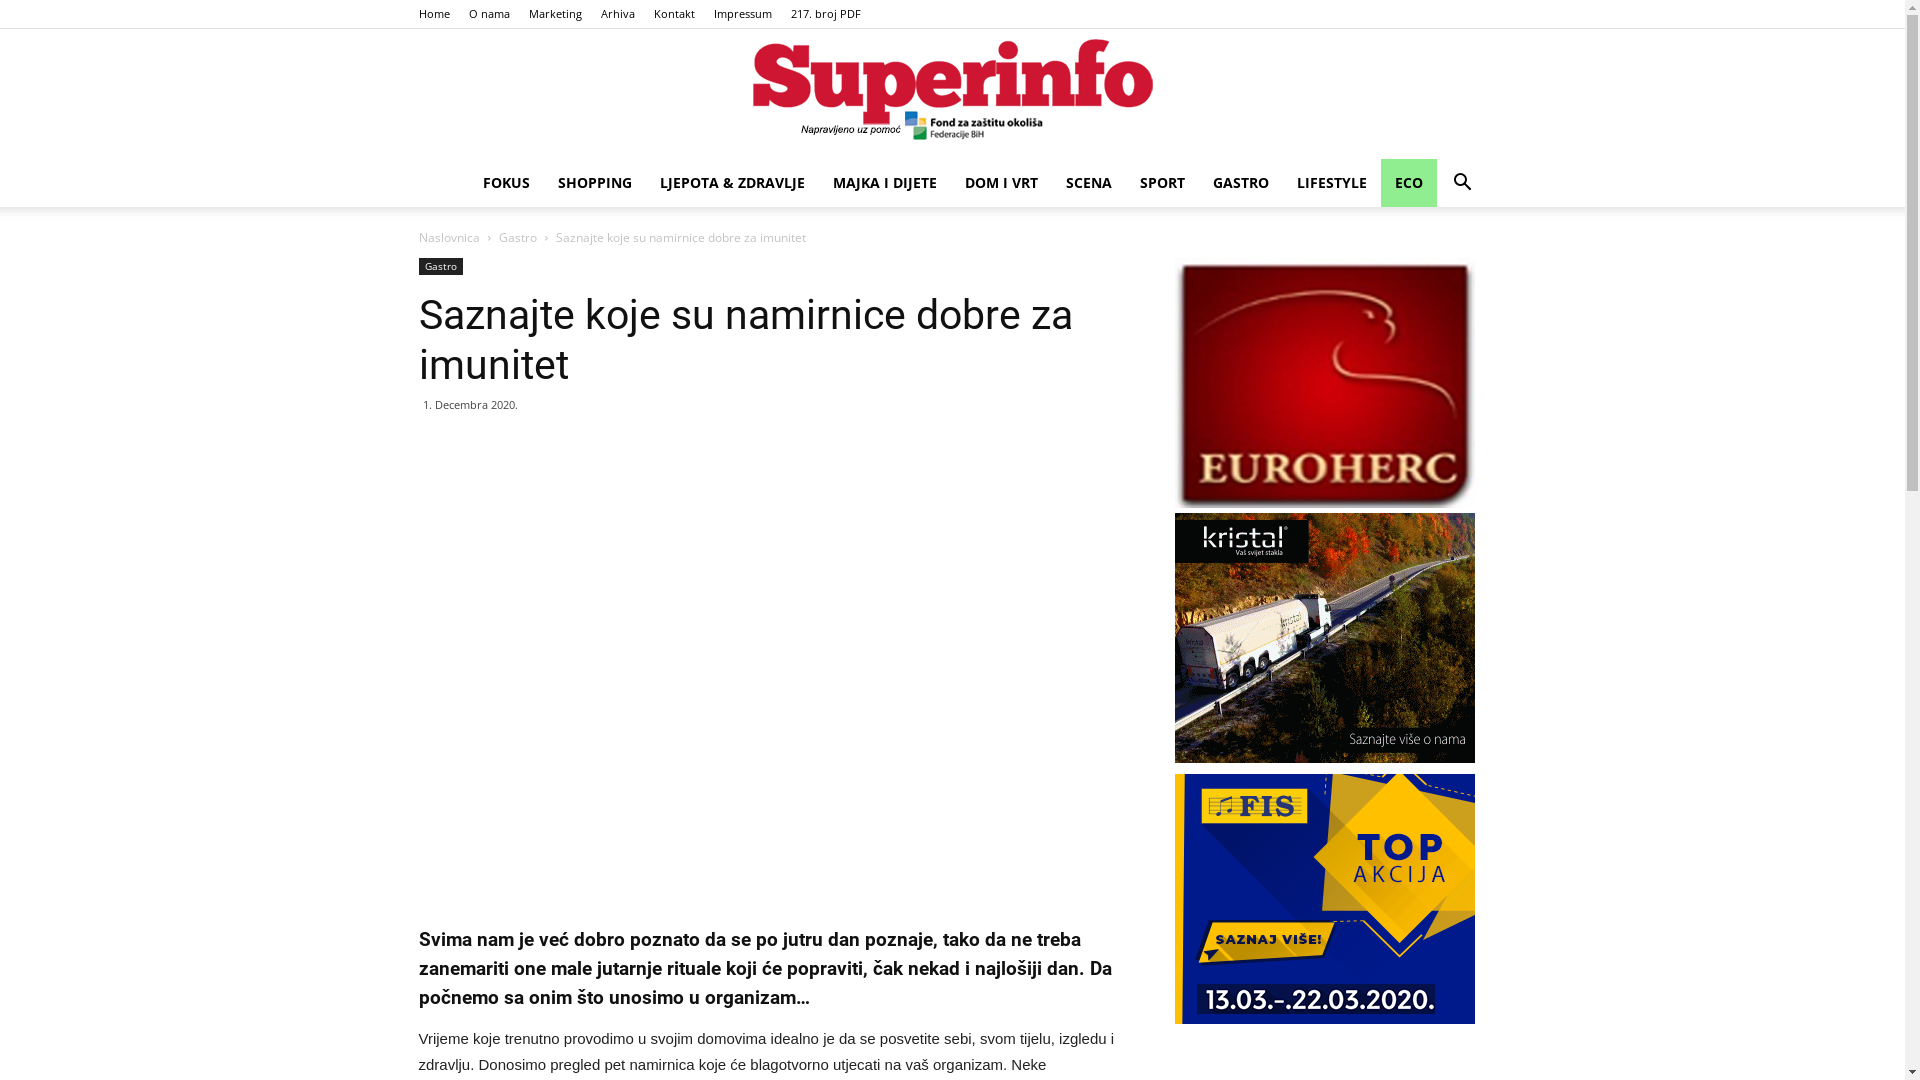 This screenshot has width=1920, height=1080. I want to click on 'Naslovnica', so click(447, 236).